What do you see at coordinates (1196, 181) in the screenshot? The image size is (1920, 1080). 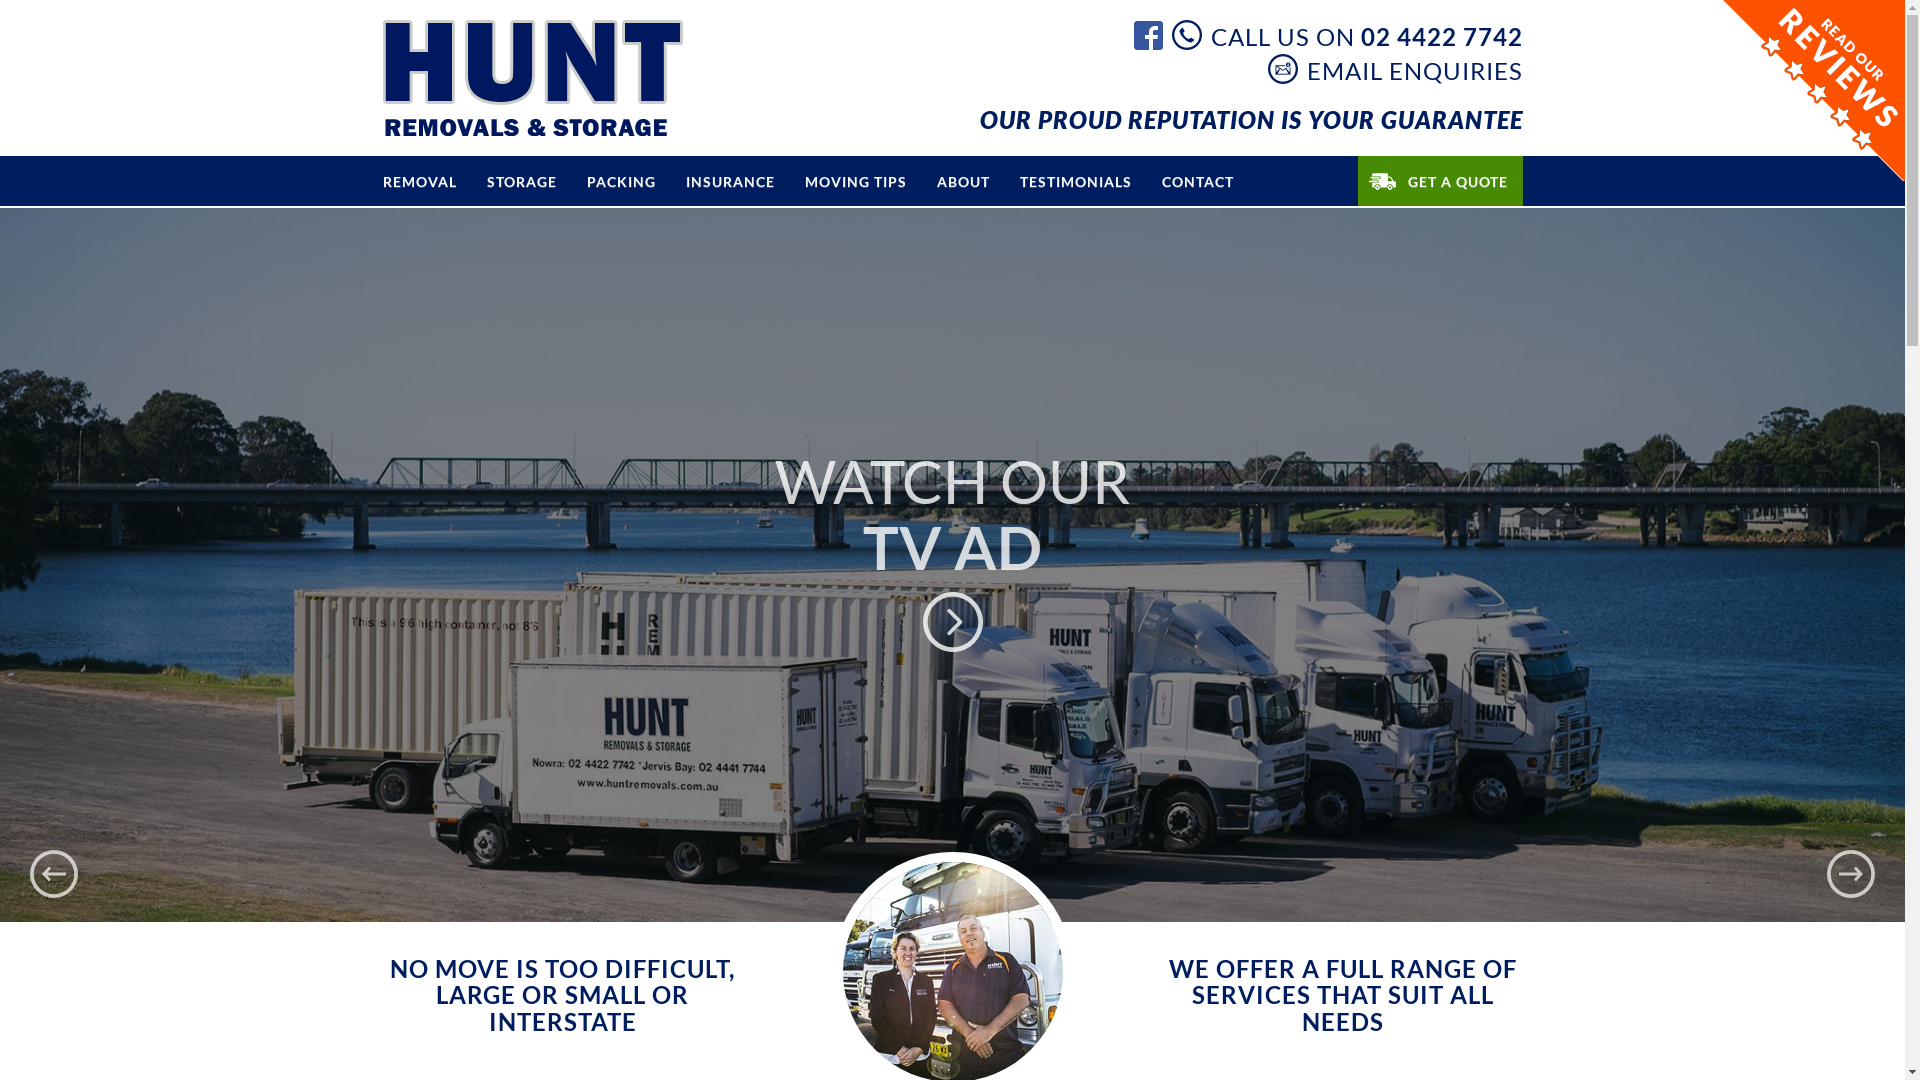 I see `'CONTACT'` at bounding box center [1196, 181].